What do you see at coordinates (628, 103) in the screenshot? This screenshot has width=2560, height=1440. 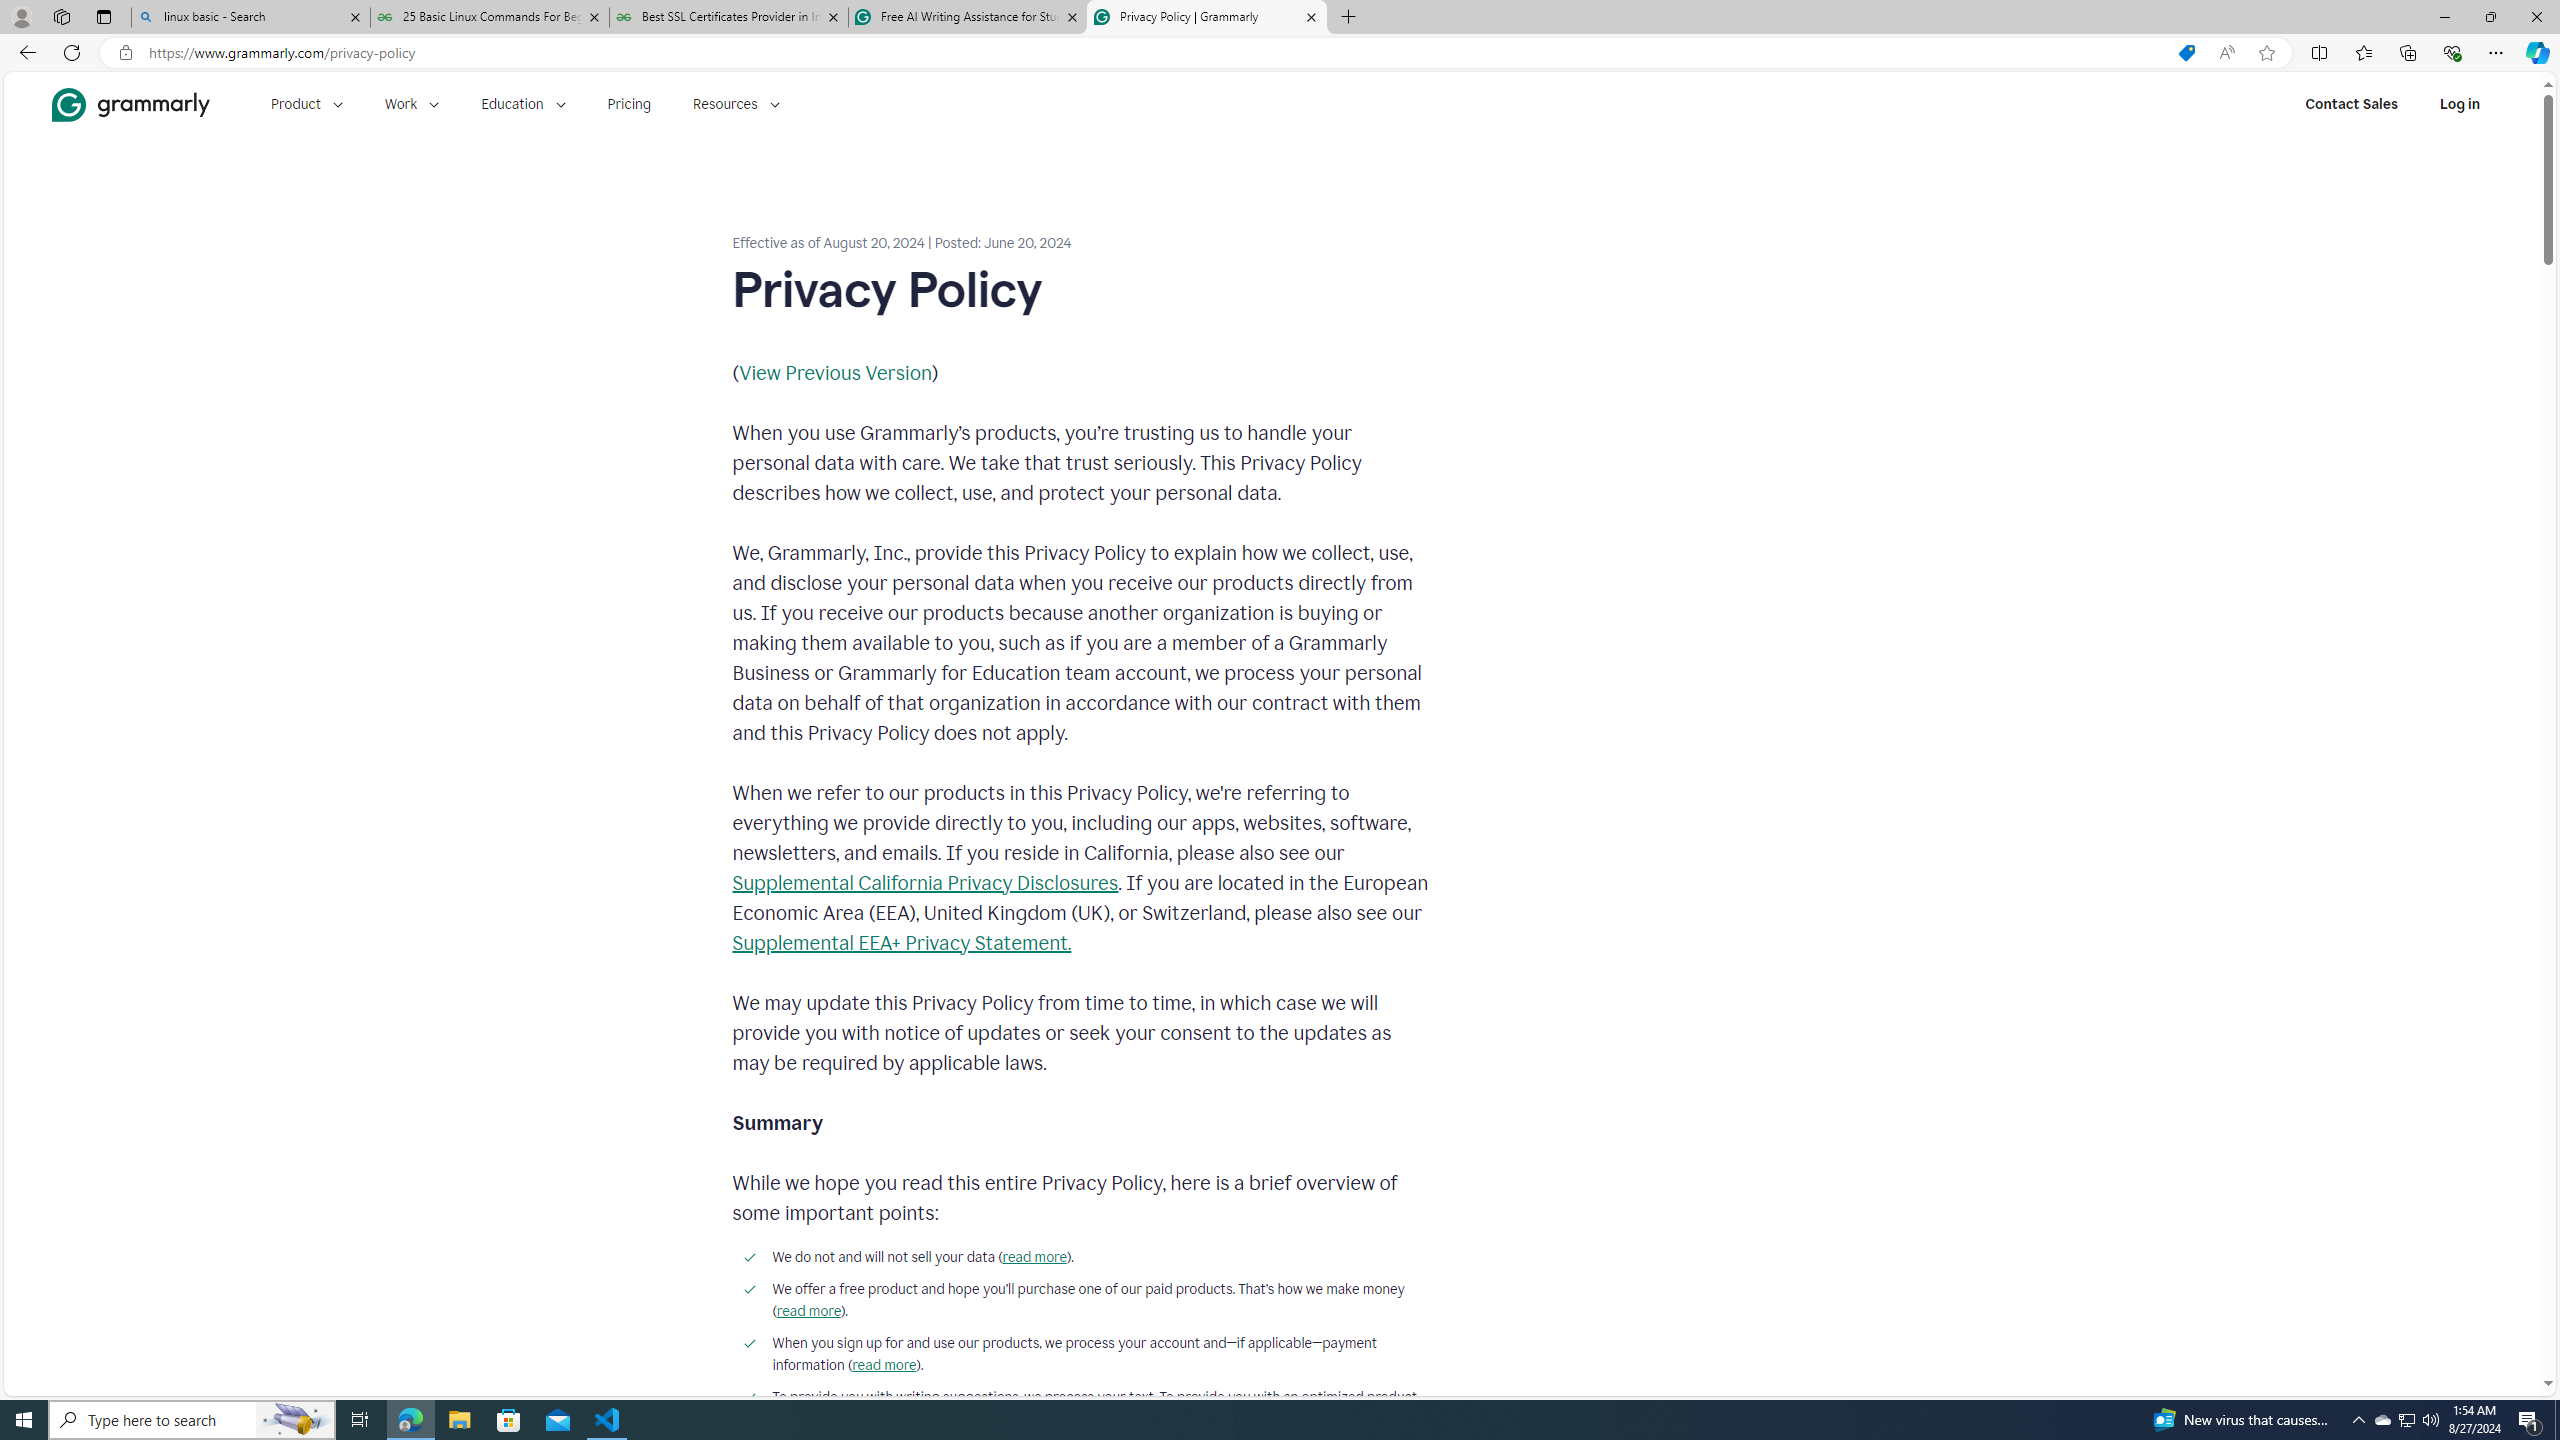 I see `'Pricing'` at bounding box center [628, 103].